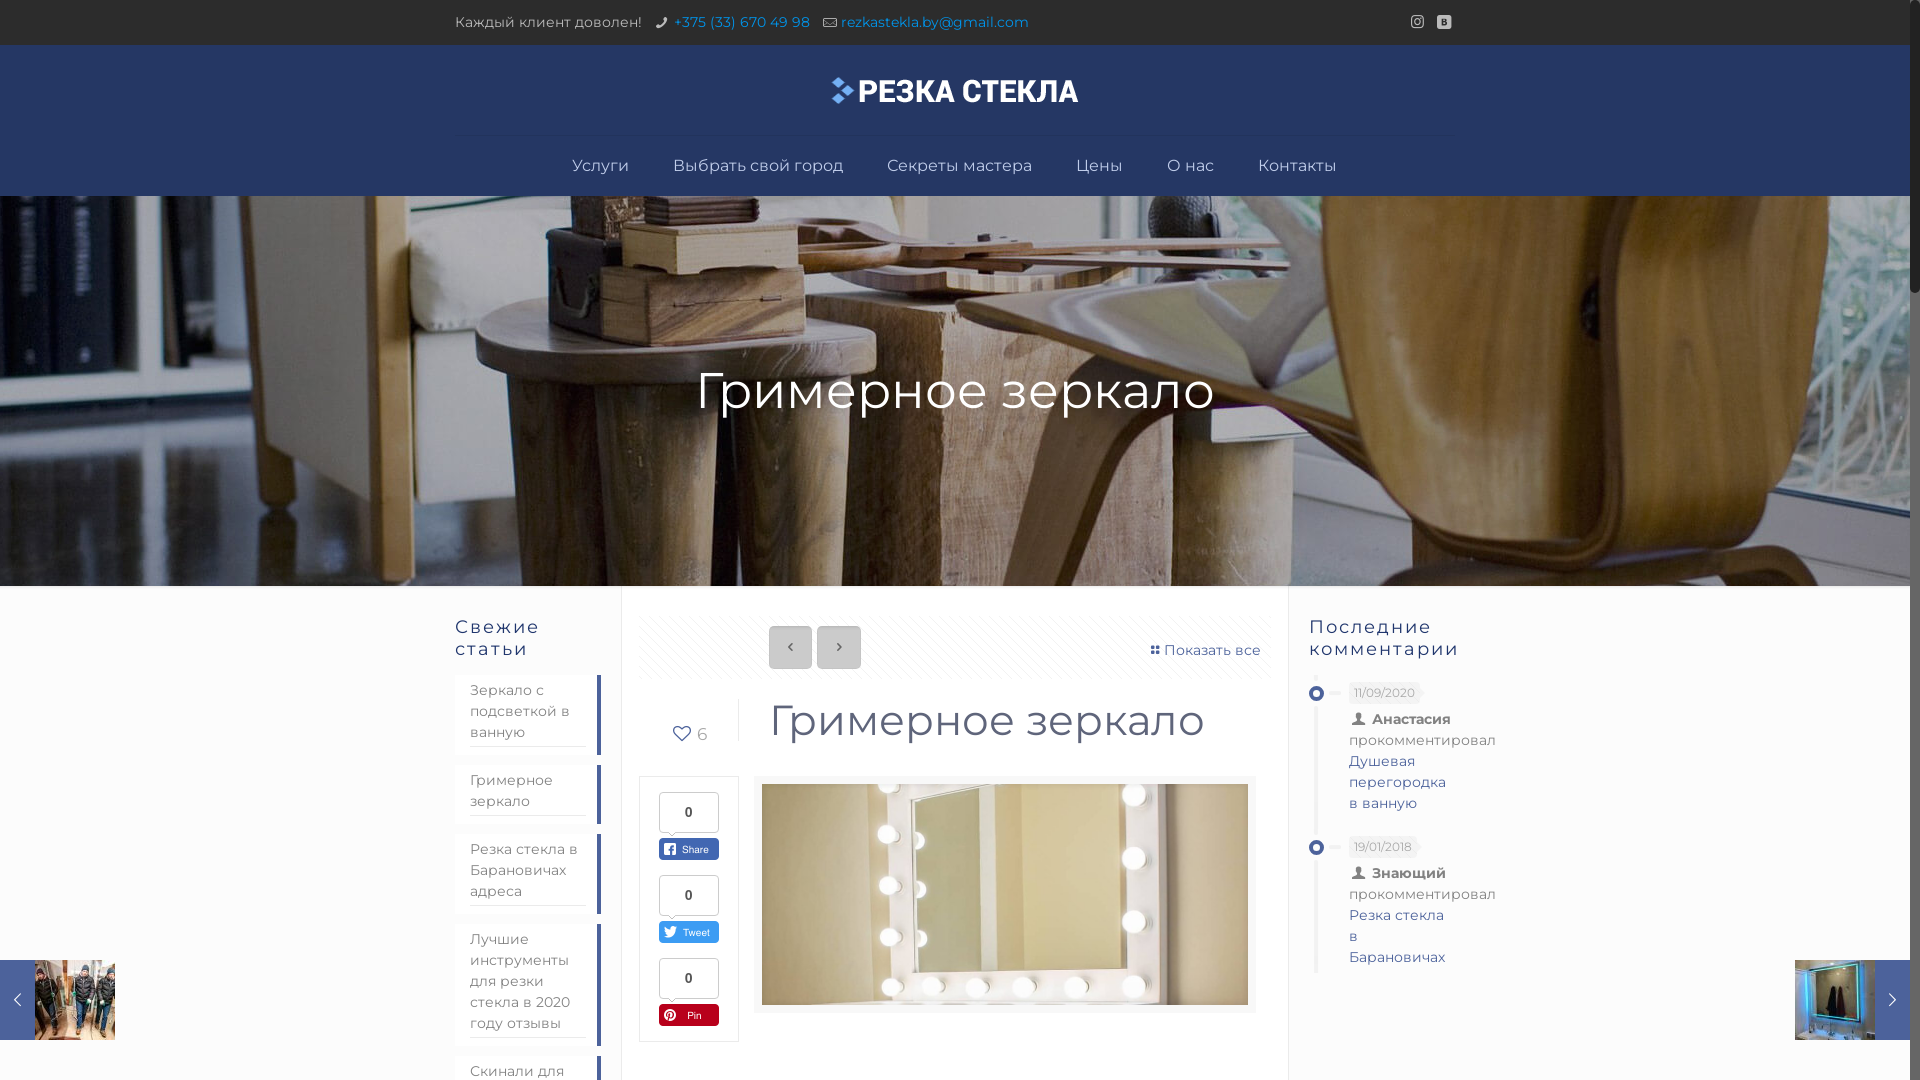  Describe the element at coordinates (1444, 21) in the screenshot. I see `'VKontakte'` at that location.